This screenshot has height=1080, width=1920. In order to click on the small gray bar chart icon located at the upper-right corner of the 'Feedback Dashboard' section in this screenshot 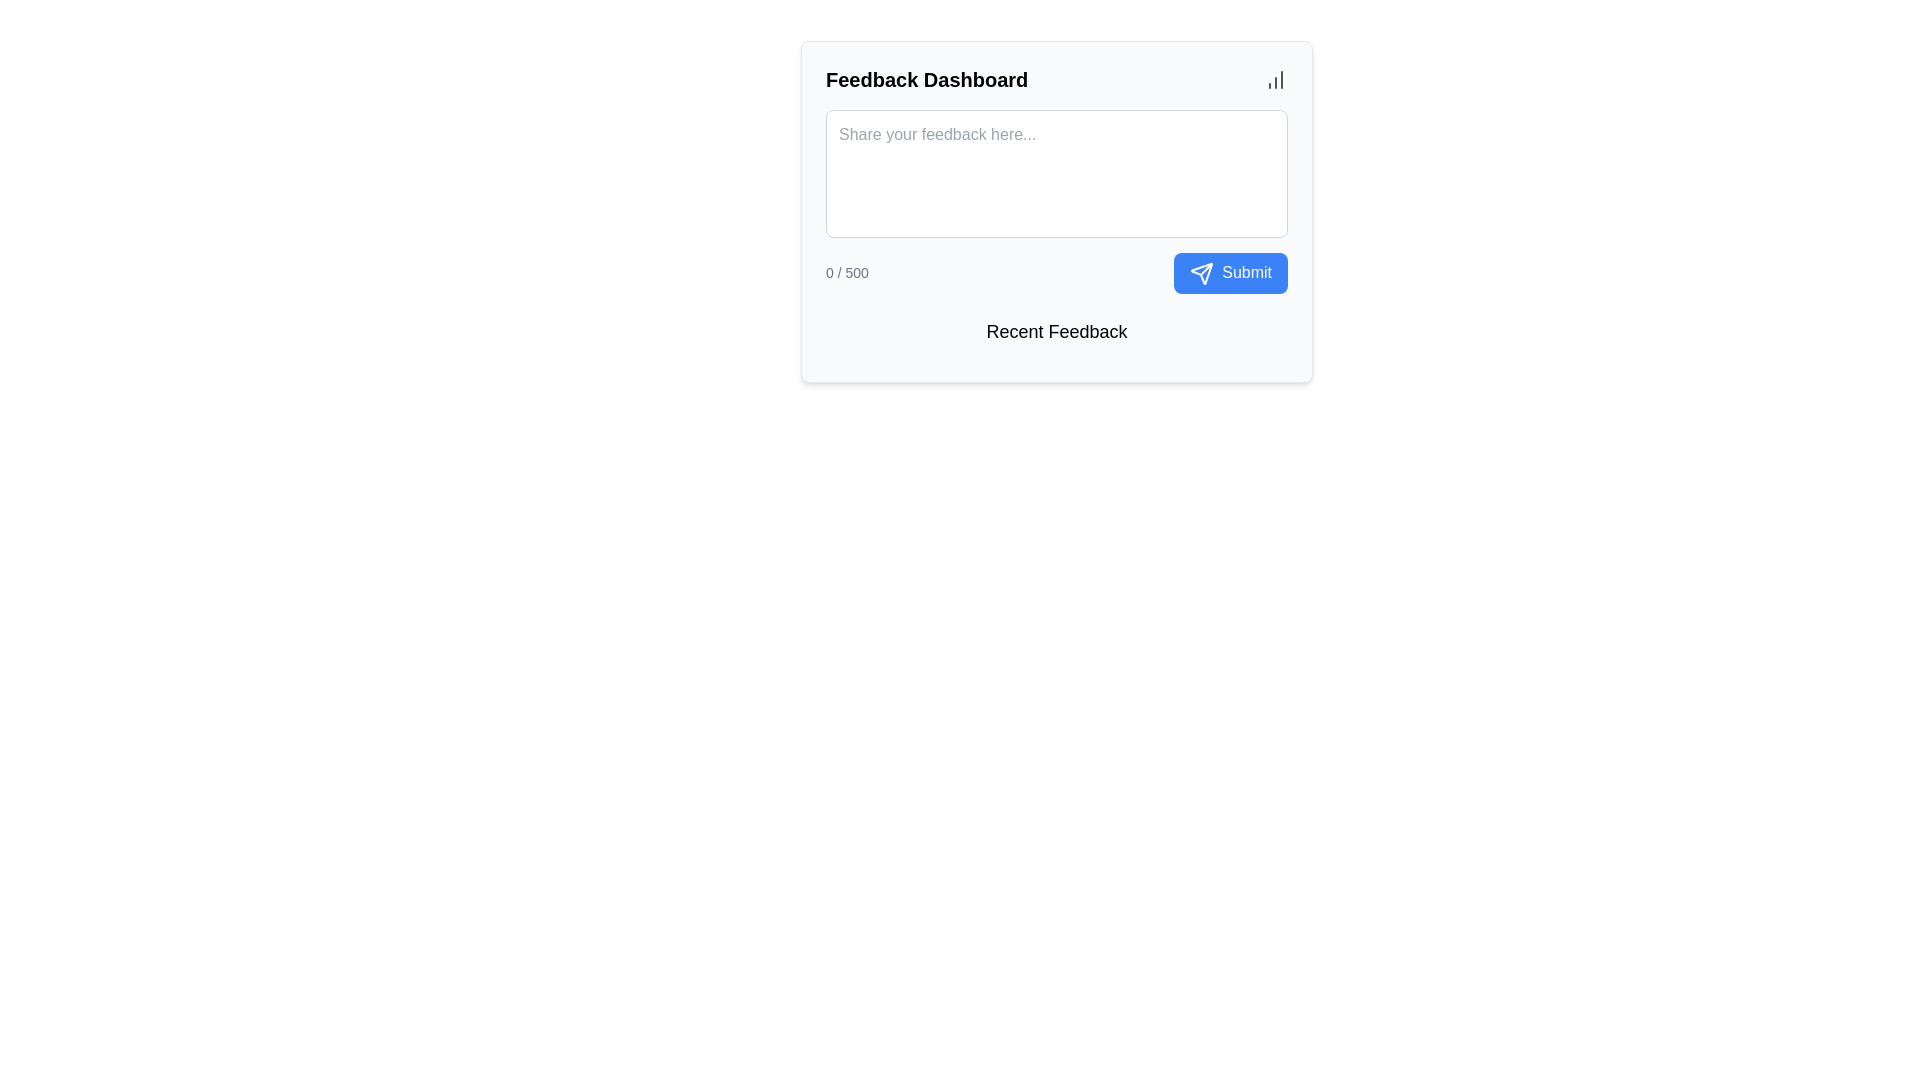, I will do `click(1275, 79)`.